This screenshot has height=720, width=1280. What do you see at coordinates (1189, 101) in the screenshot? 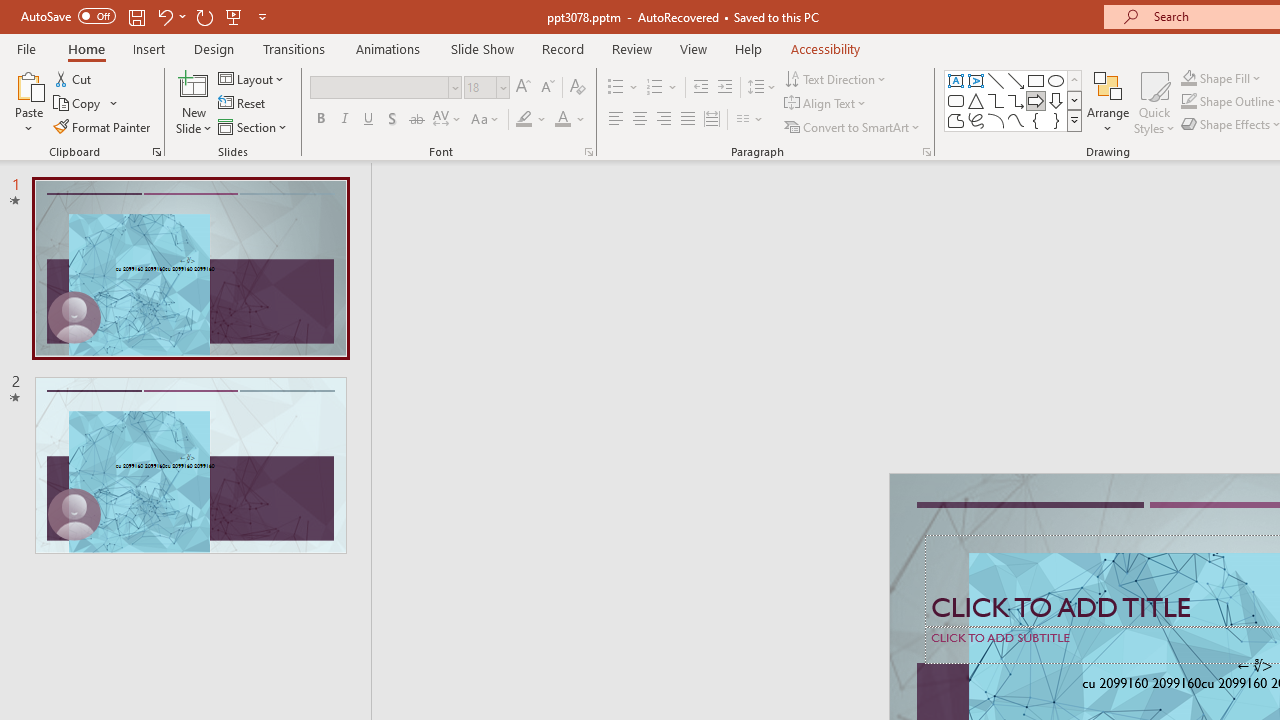
I see `'Shape Outline Green, Accent 1'` at bounding box center [1189, 101].